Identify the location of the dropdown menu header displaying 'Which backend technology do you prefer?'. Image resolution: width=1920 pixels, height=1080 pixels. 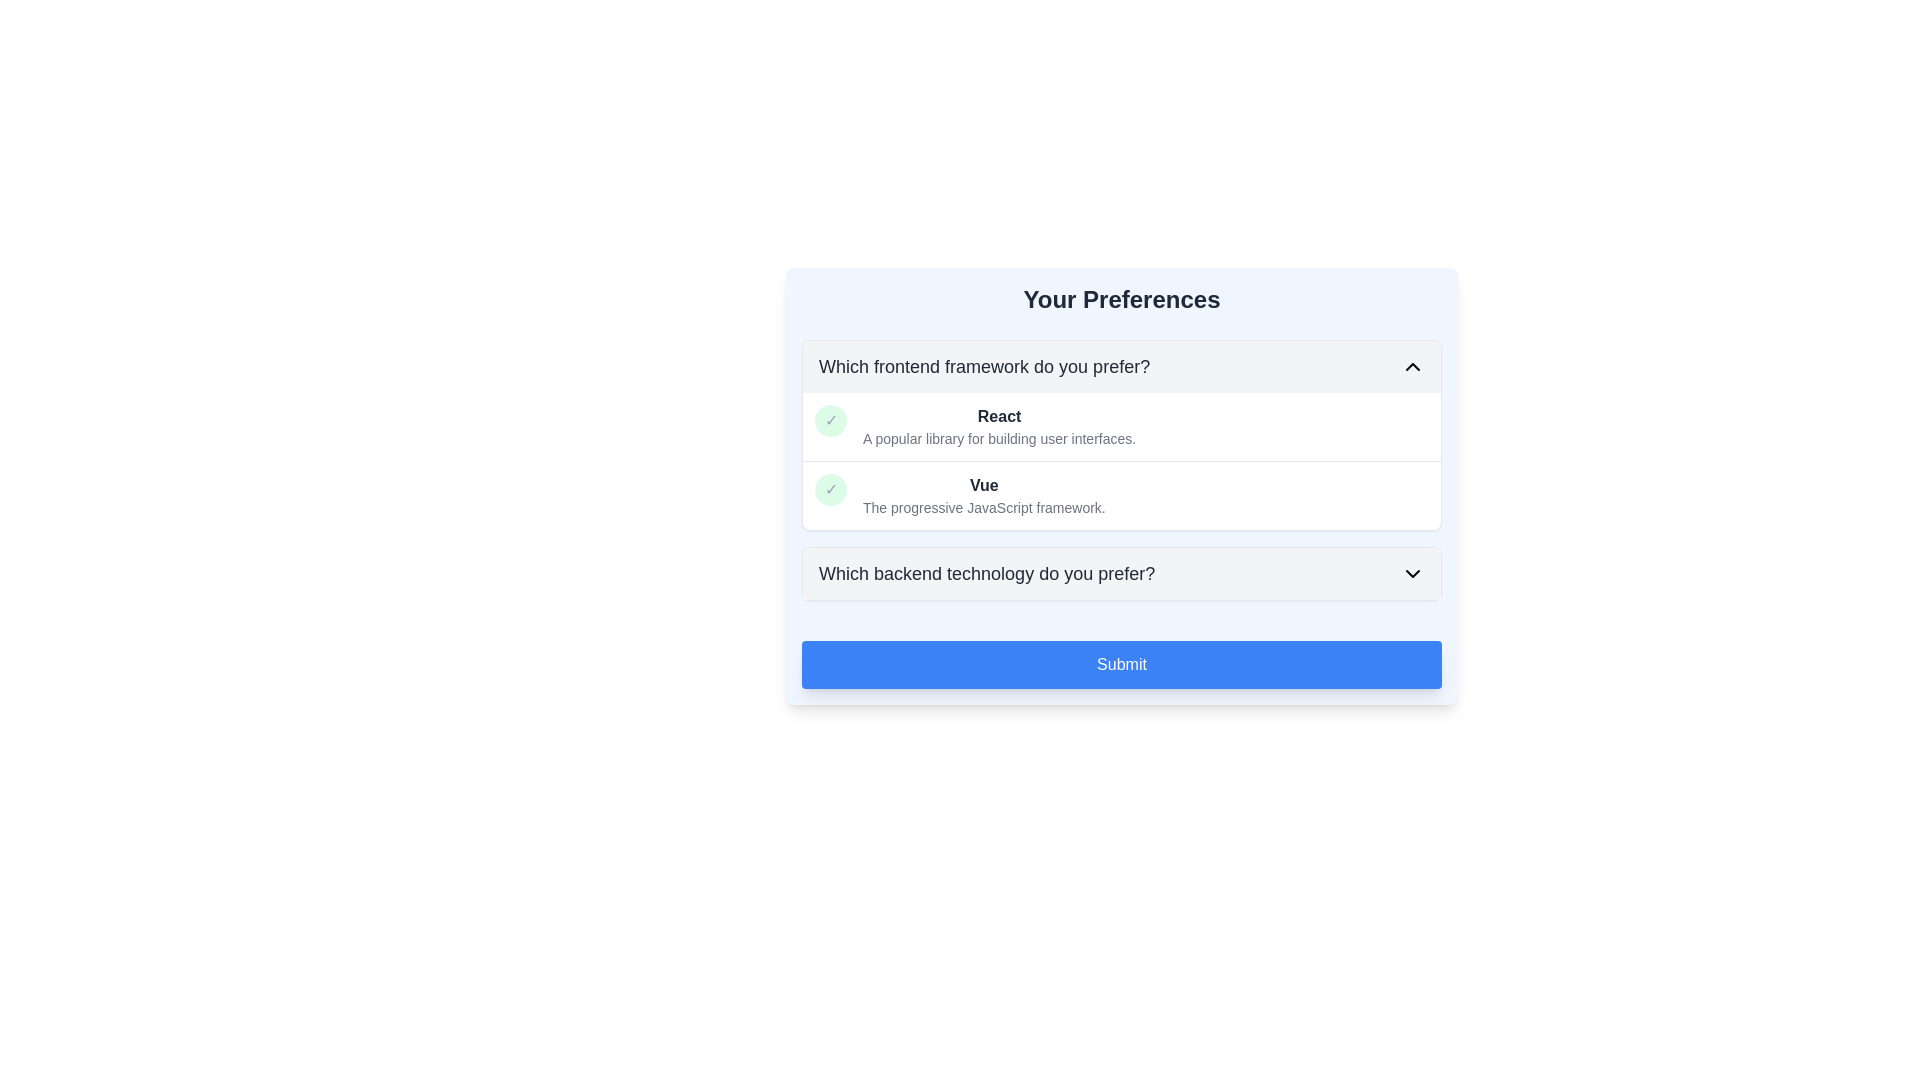
(1122, 574).